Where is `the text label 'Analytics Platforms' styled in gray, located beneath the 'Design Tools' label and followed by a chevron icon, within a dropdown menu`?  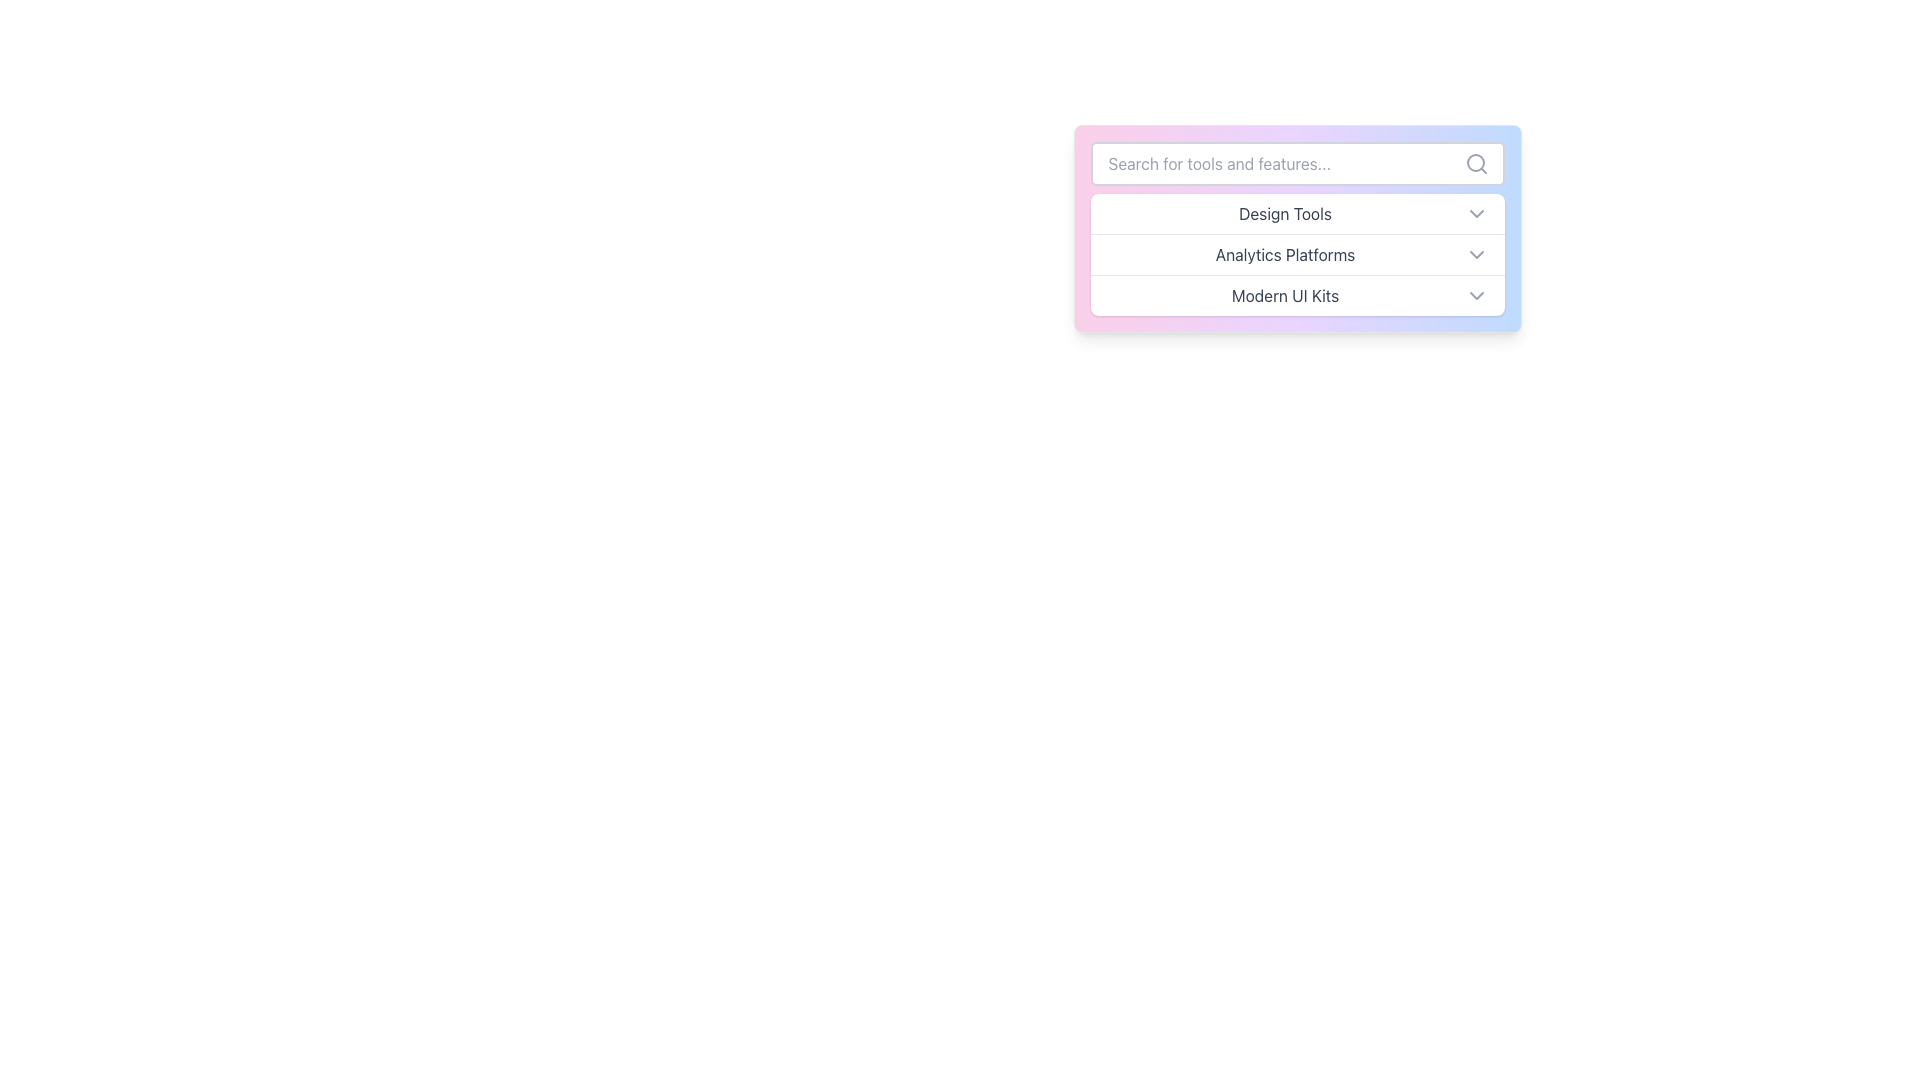
the text label 'Analytics Platforms' styled in gray, located beneath the 'Design Tools' label and followed by a chevron icon, within a dropdown menu is located at coordinates (1285, 253).